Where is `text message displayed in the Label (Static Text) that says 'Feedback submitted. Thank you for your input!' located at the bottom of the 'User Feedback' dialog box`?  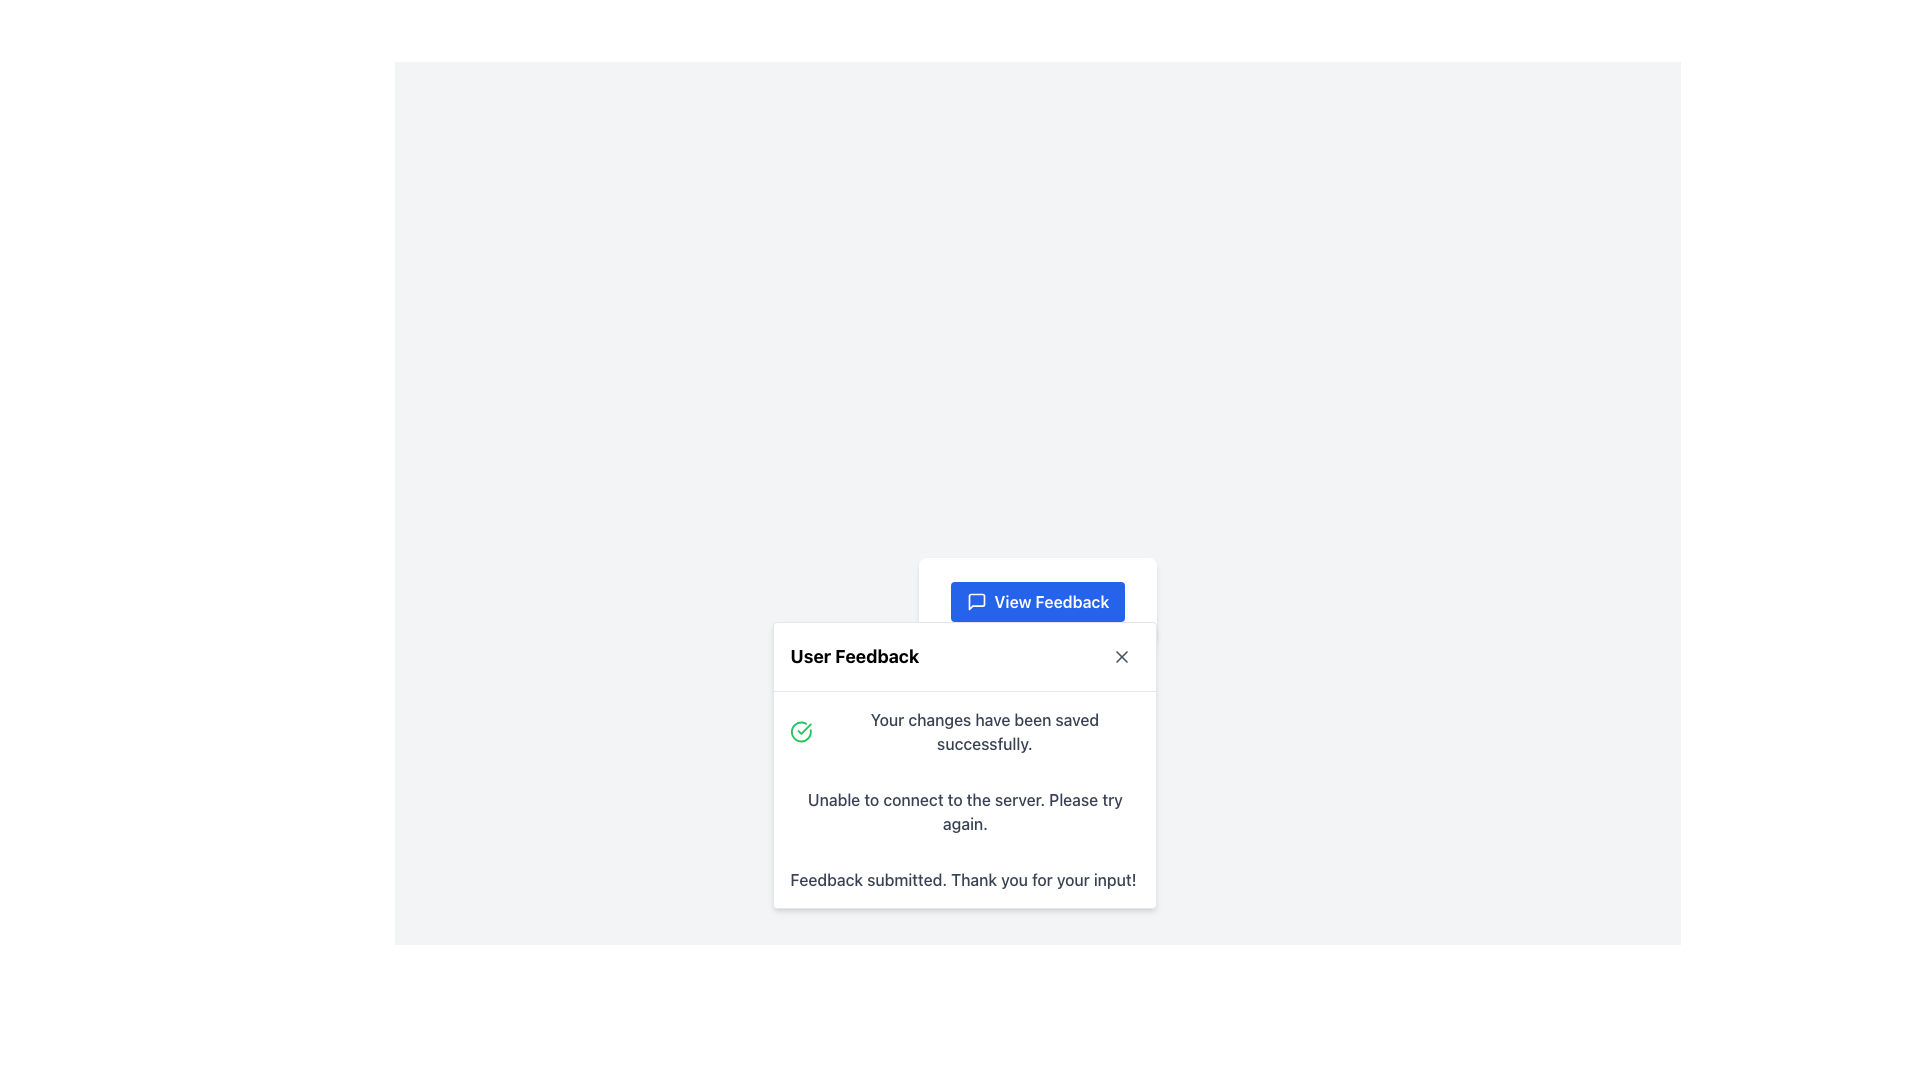
text message displayed in the Label (Static Text) that says 'Feedback submitted. Thank you for your input!' located at the bottom of the 'User Feedback' dialog box is located at coordinates (963, 878).